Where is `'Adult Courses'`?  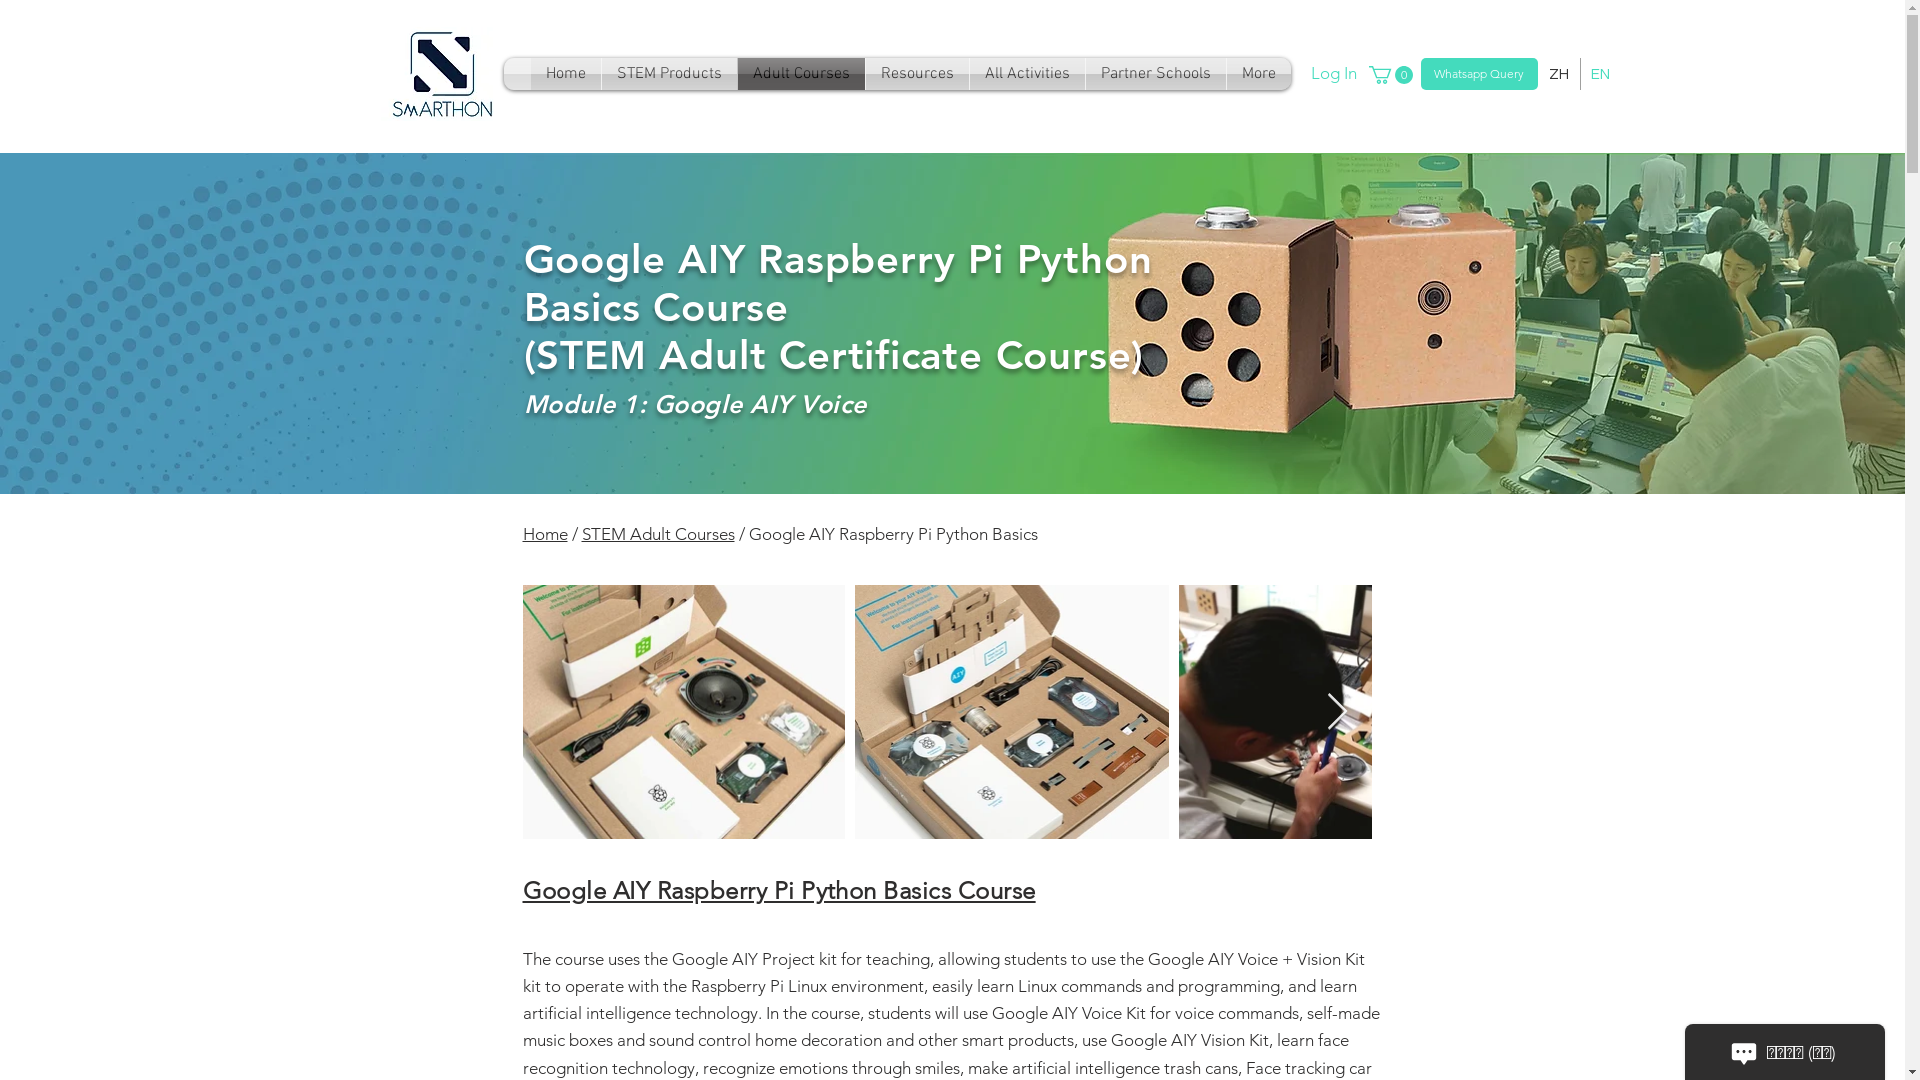 'Adult Courses' is located at coordinates (801, 72).